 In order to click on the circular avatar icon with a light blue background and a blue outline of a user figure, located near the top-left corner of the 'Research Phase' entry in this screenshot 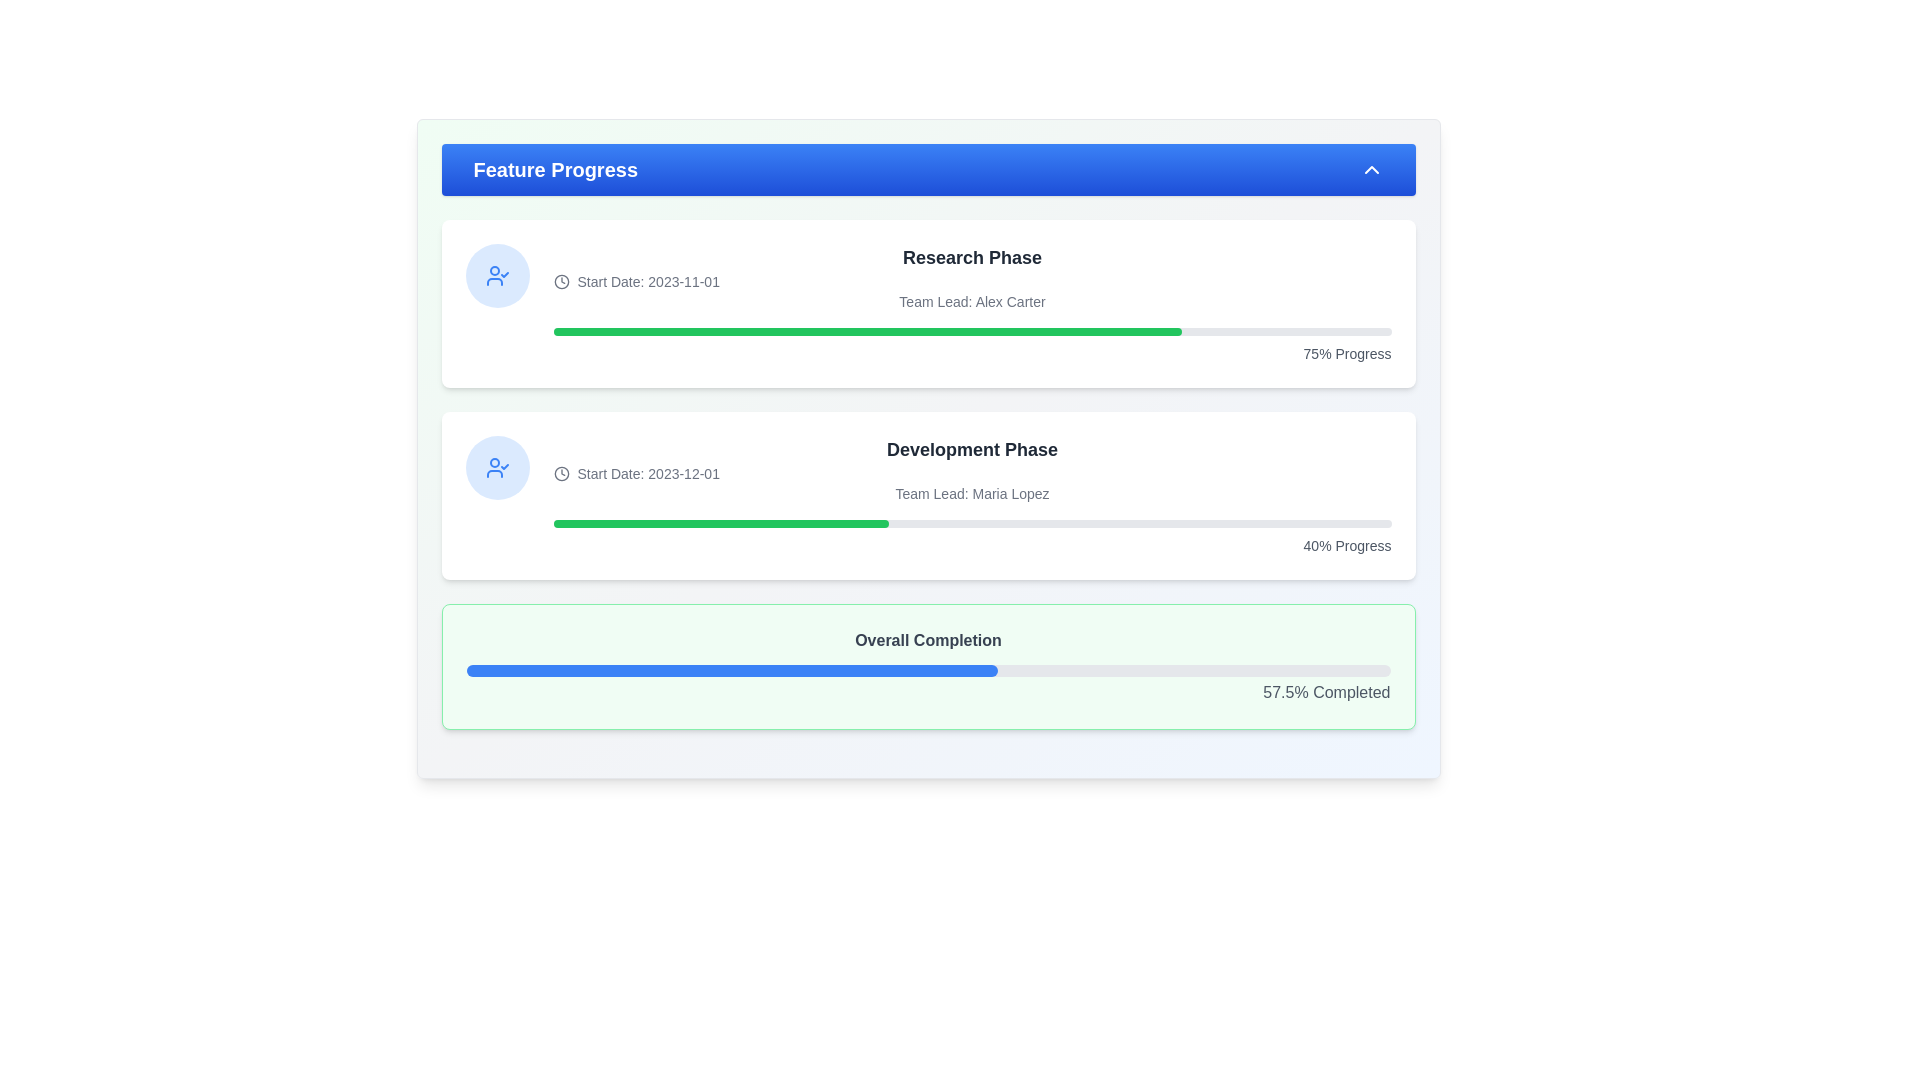, I will do `click(497, 276)`.